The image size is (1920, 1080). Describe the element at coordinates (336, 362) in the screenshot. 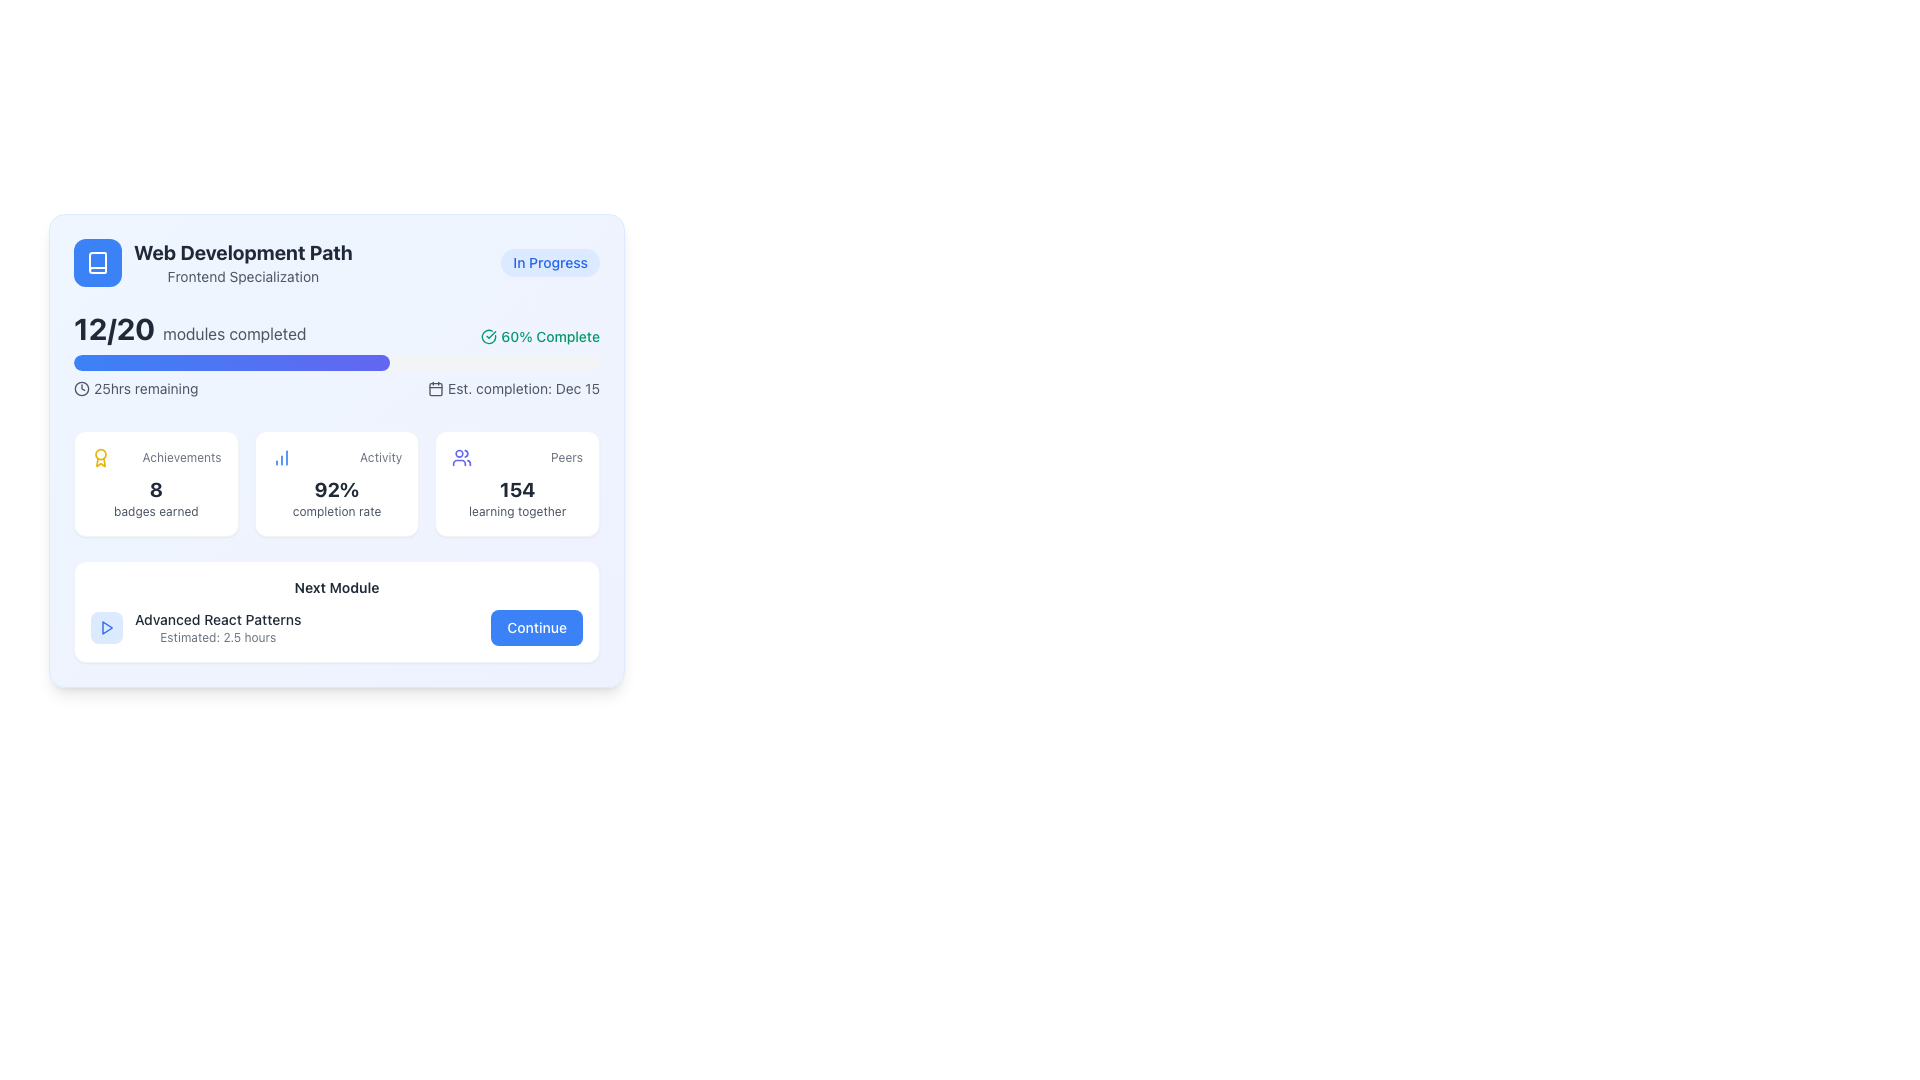

I see `the progress visually on the progress bar that is styled with a gray background and a gradient filling from blue to indigo, located below the header displaying '12/20 modules completed'` at that location.